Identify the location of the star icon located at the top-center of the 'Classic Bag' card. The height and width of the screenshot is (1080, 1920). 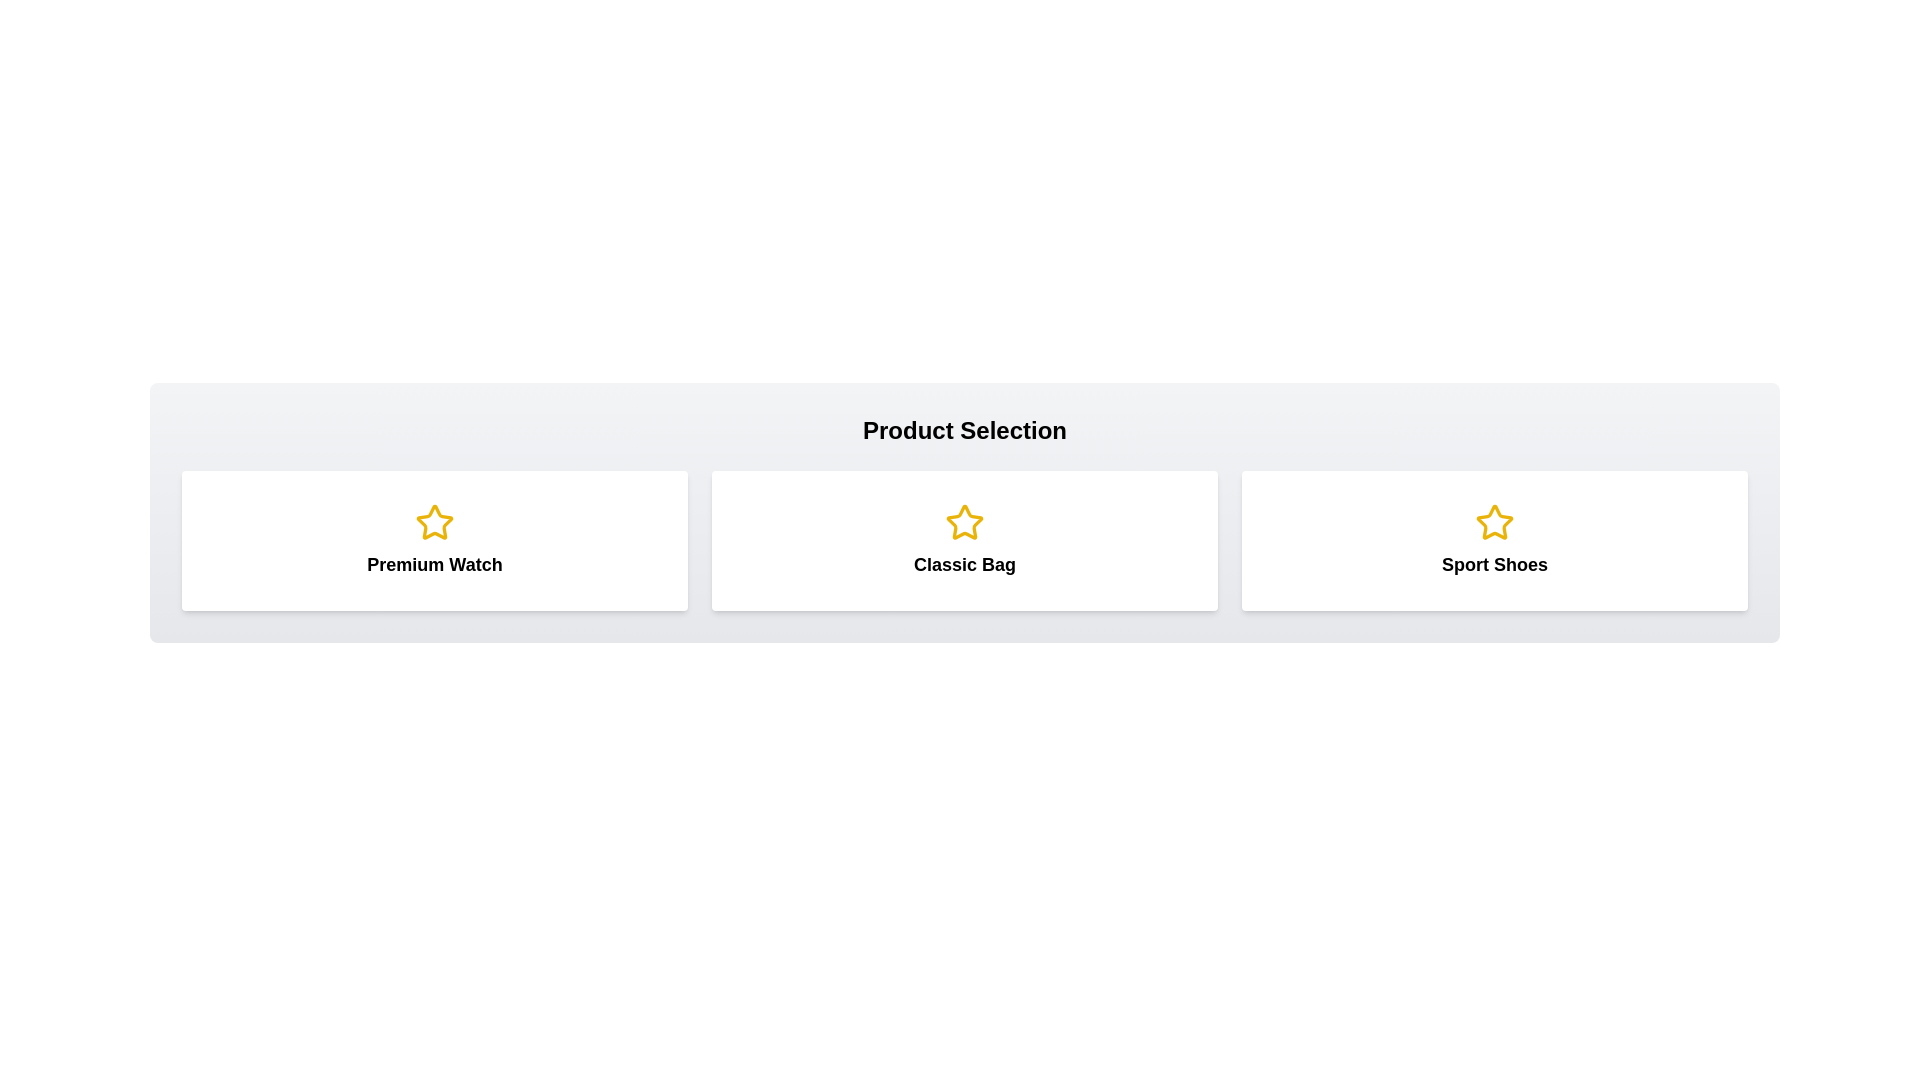
(964, 522).